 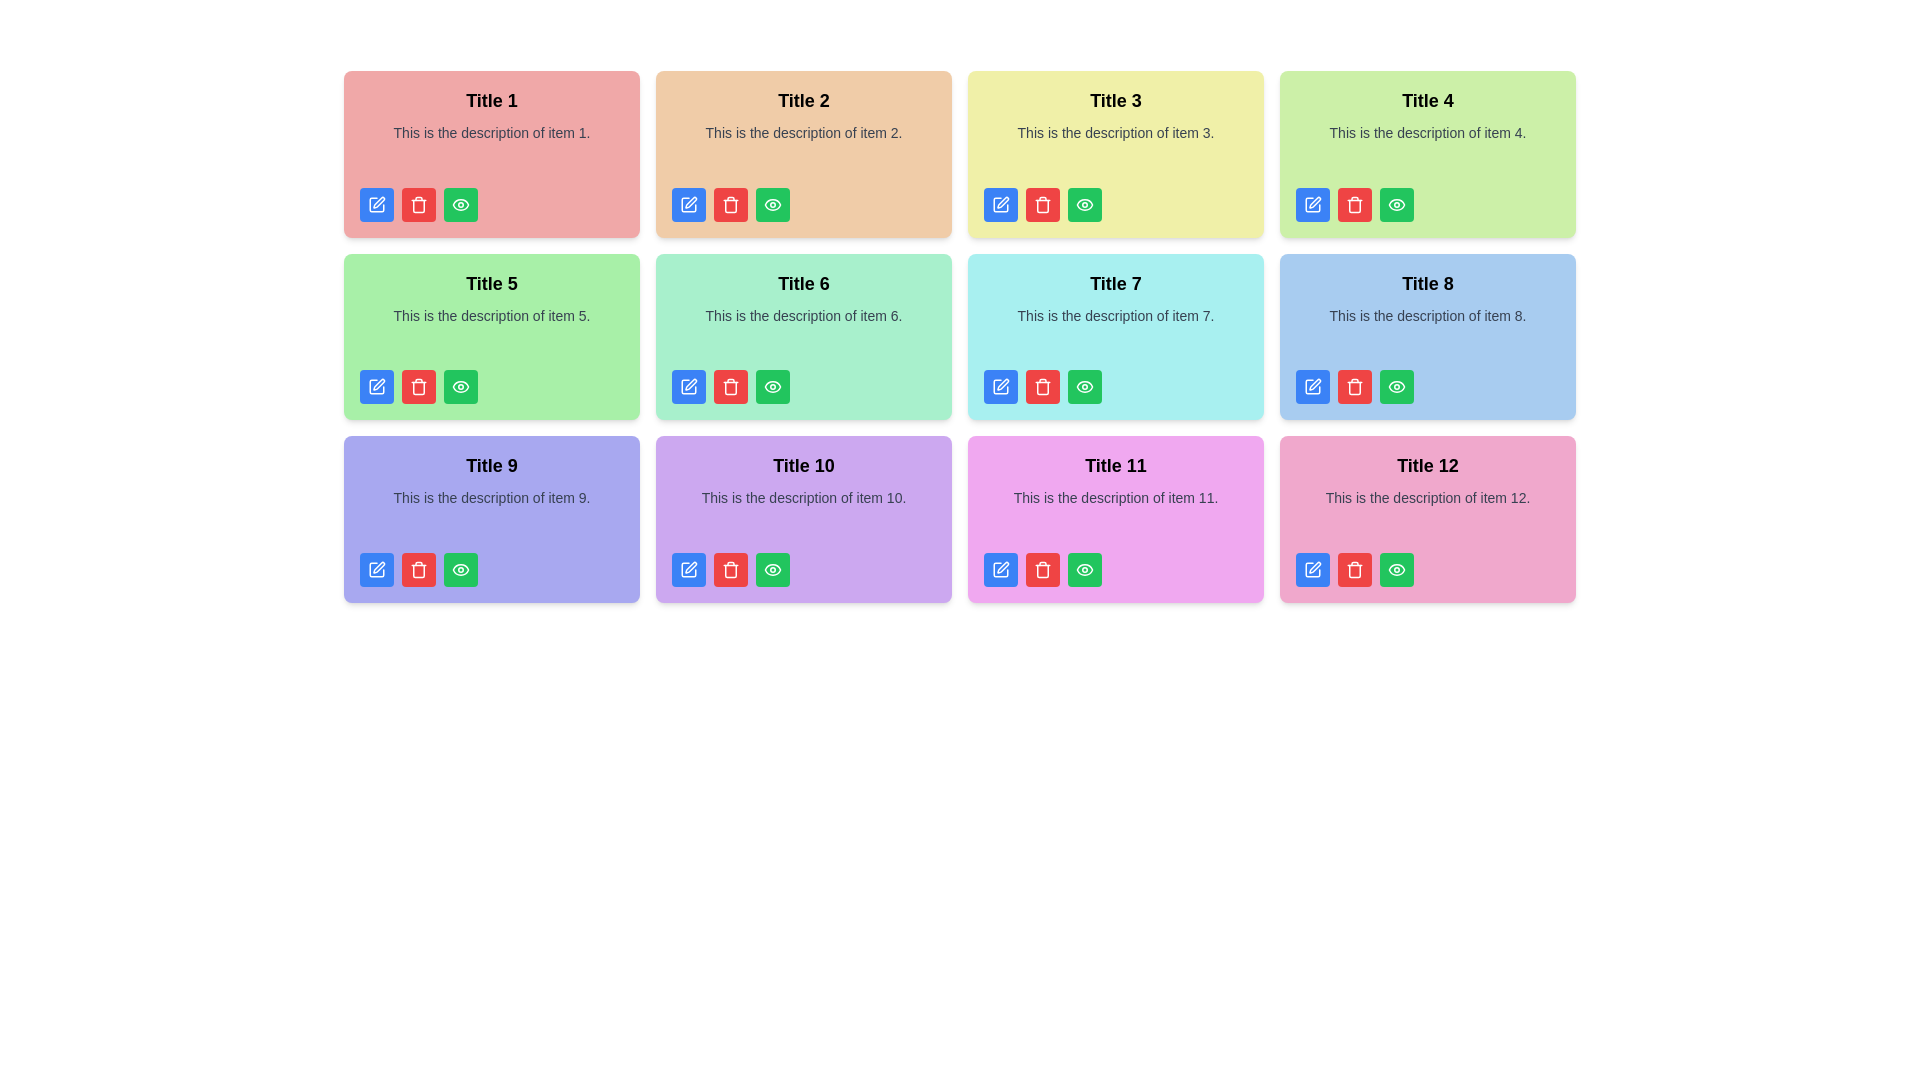 I want to click on the delete button located in the middle column of a card layout, positioned between a blue button on the left and a green button on the right, so click(x=1041, y=386).